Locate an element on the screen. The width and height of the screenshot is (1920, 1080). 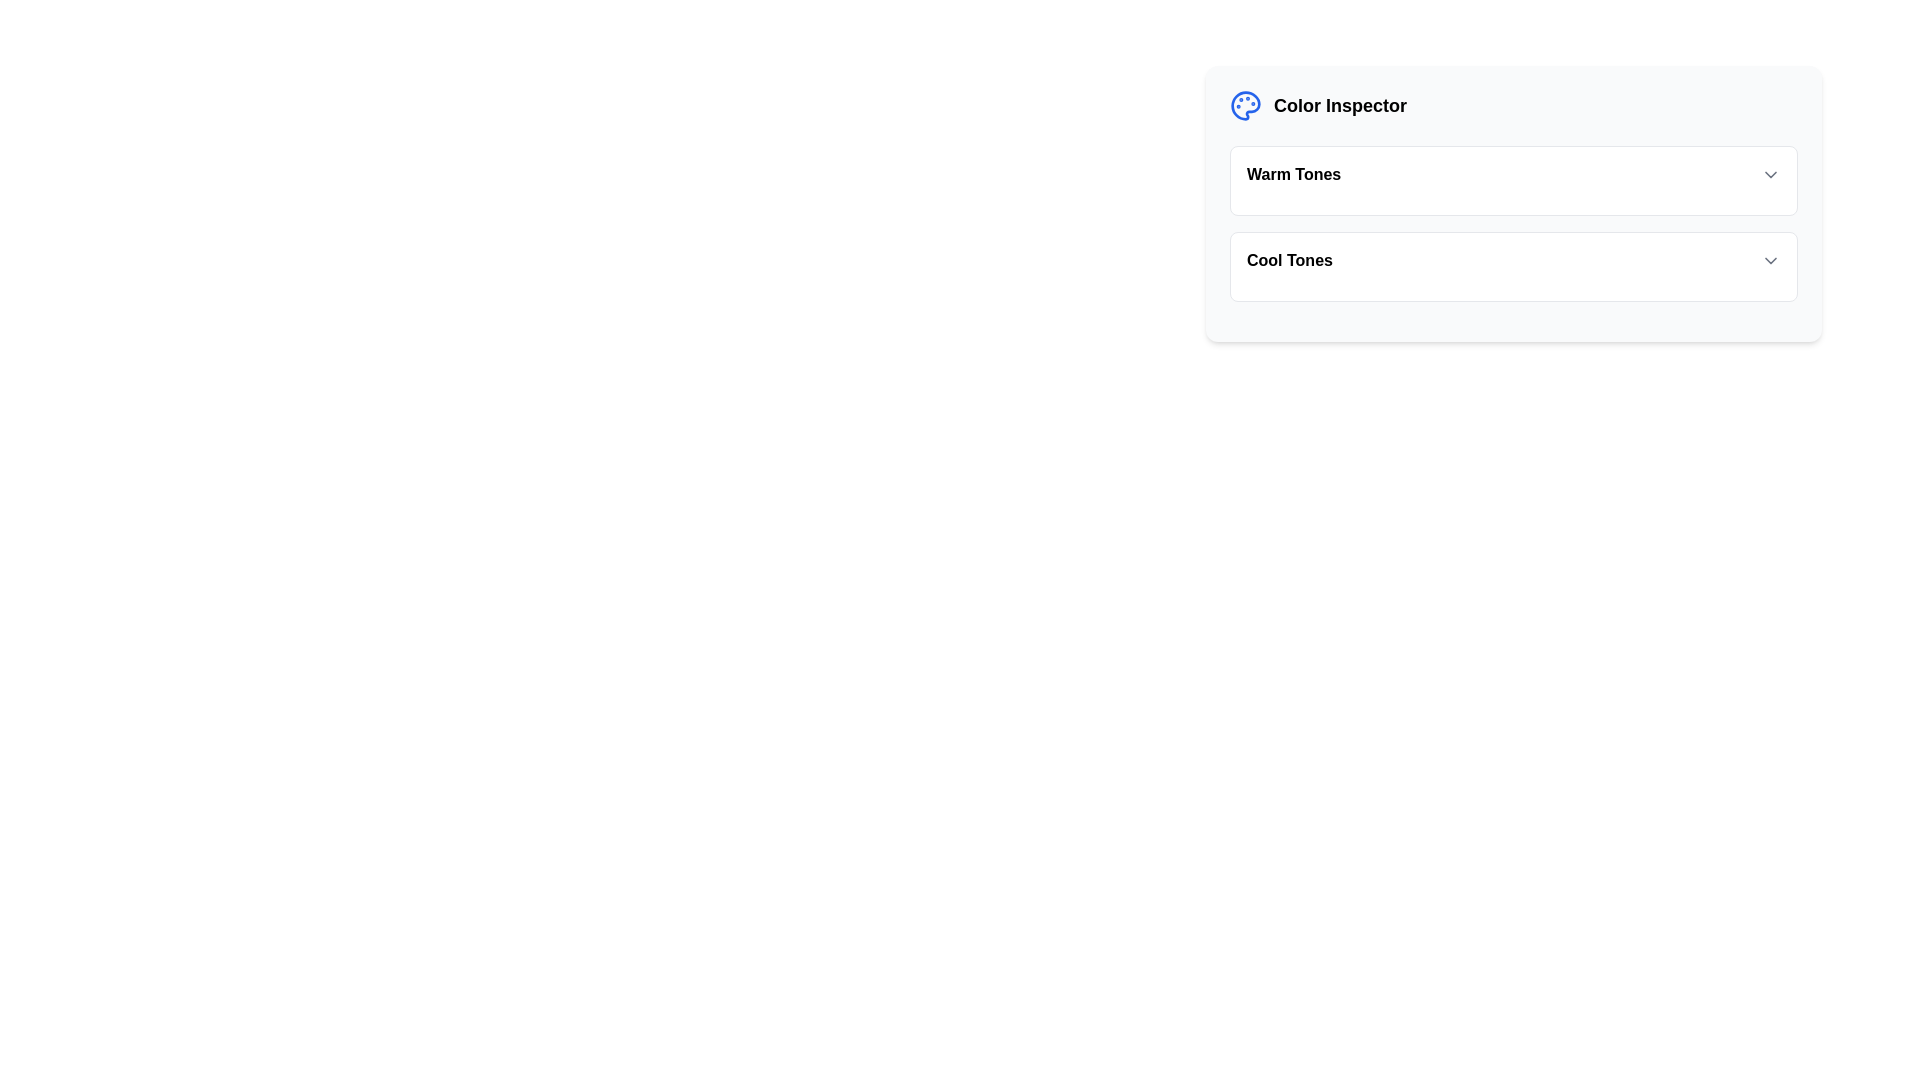
the 'Cool Tones' dropdown menu in the 'Color Inspector' widget is located at coordinates (1513, 265).